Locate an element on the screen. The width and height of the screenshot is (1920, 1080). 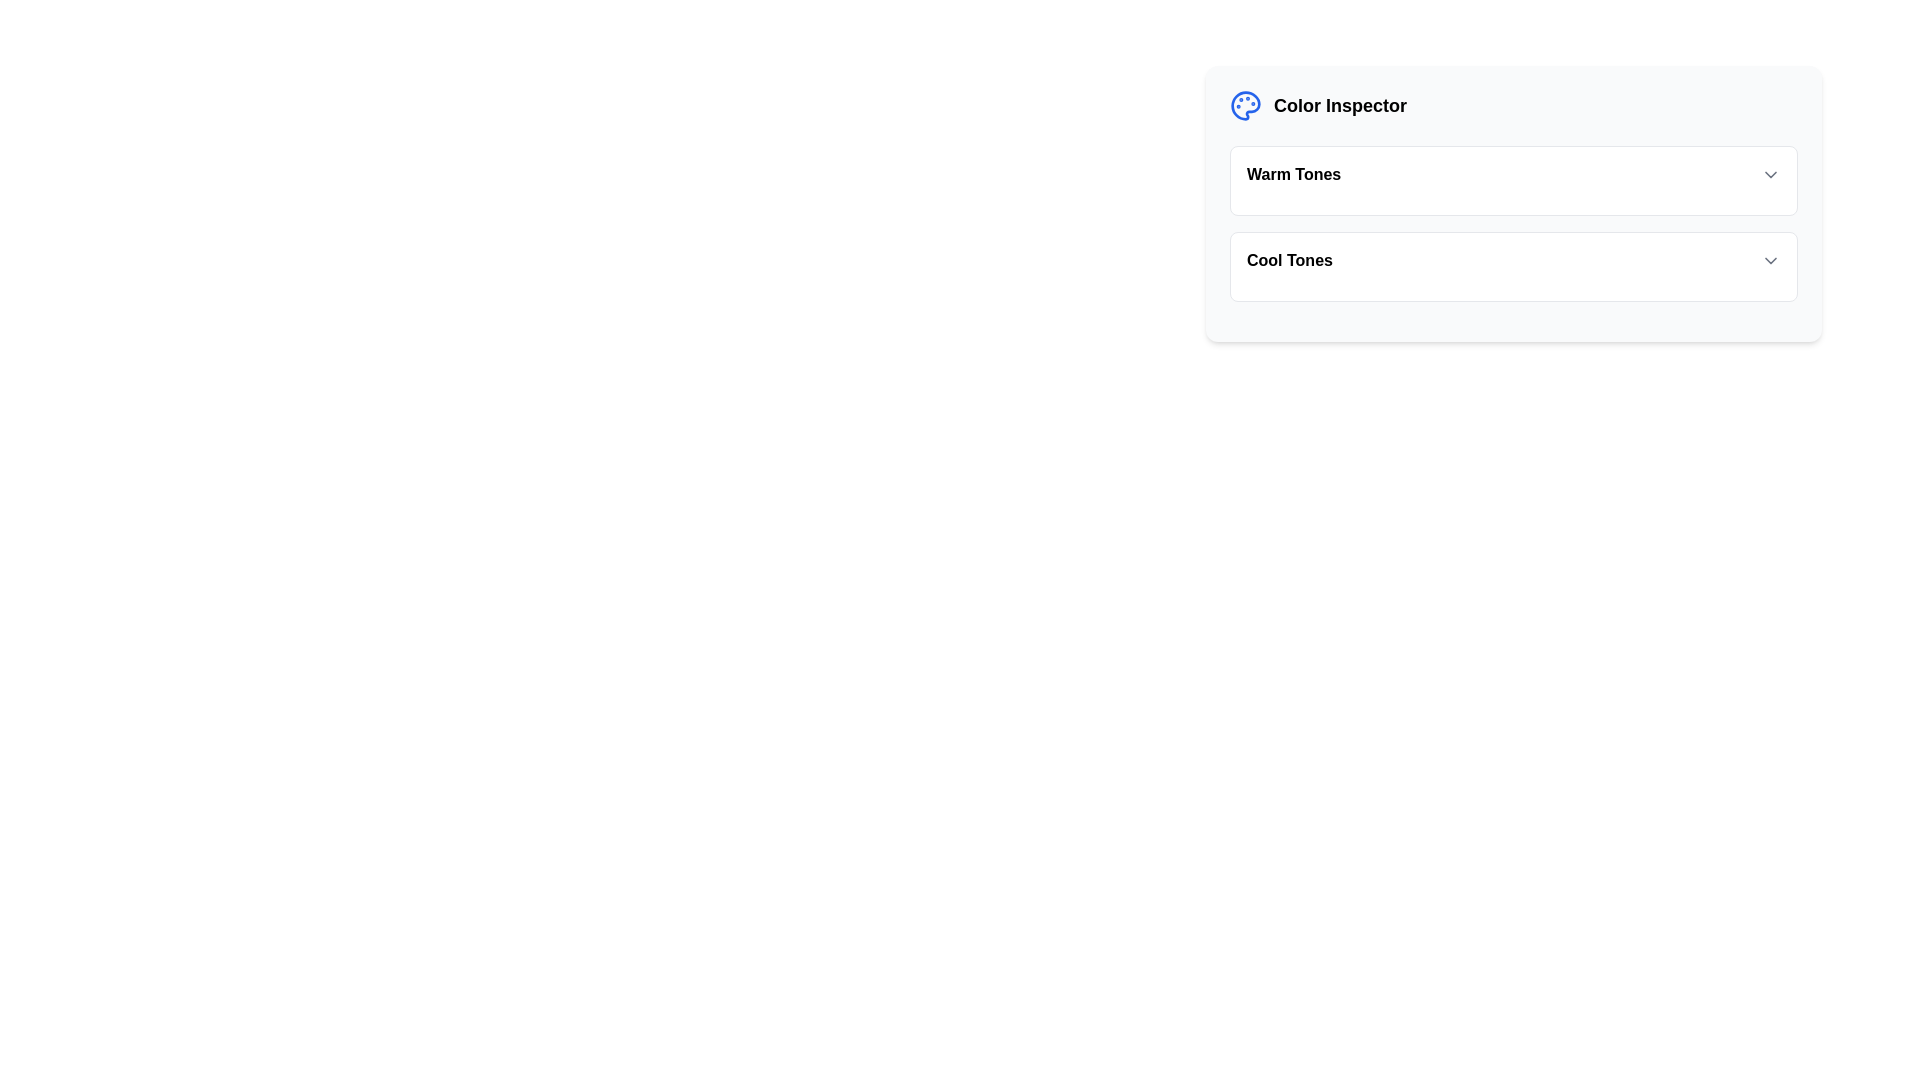
the 'Cool Tones' dropdown menu in the 'Color Inspector' widget is located at coordinates (1513, 265).